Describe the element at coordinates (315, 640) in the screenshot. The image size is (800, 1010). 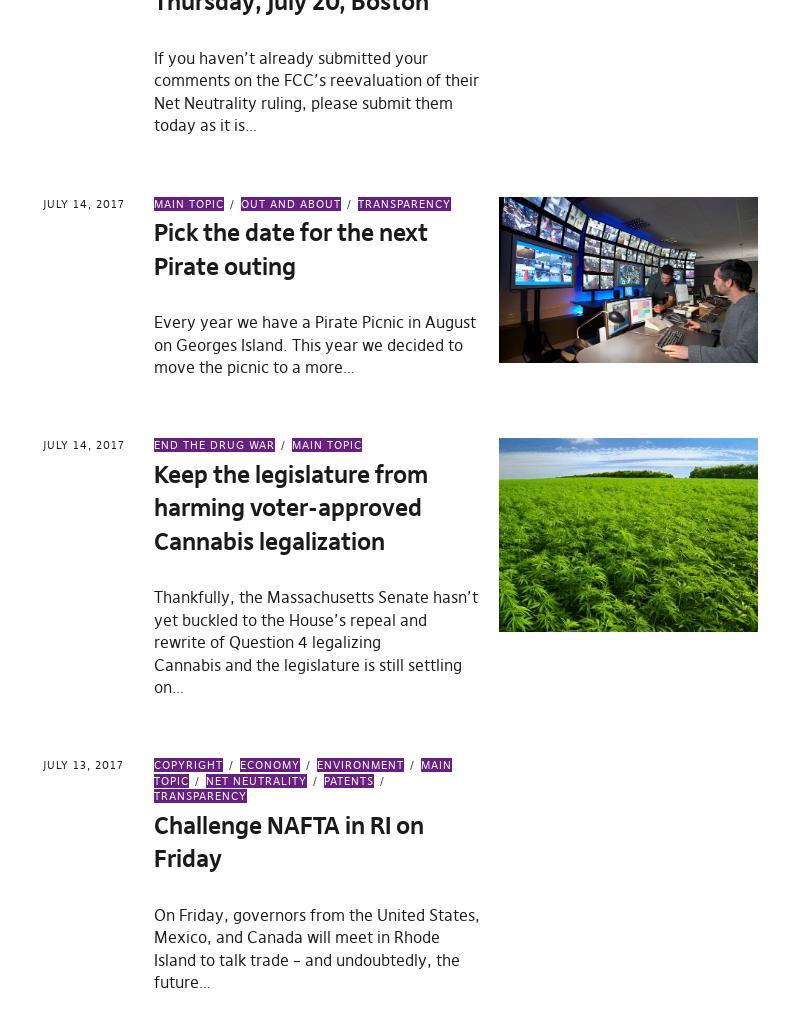
I see `'Thankfully, the Massachusetts Senate hasn’t yet buckled to the House’s repeal and rewrite of Question 4 legalizing Cannabis and the legislature is still settling on…'` at that location.